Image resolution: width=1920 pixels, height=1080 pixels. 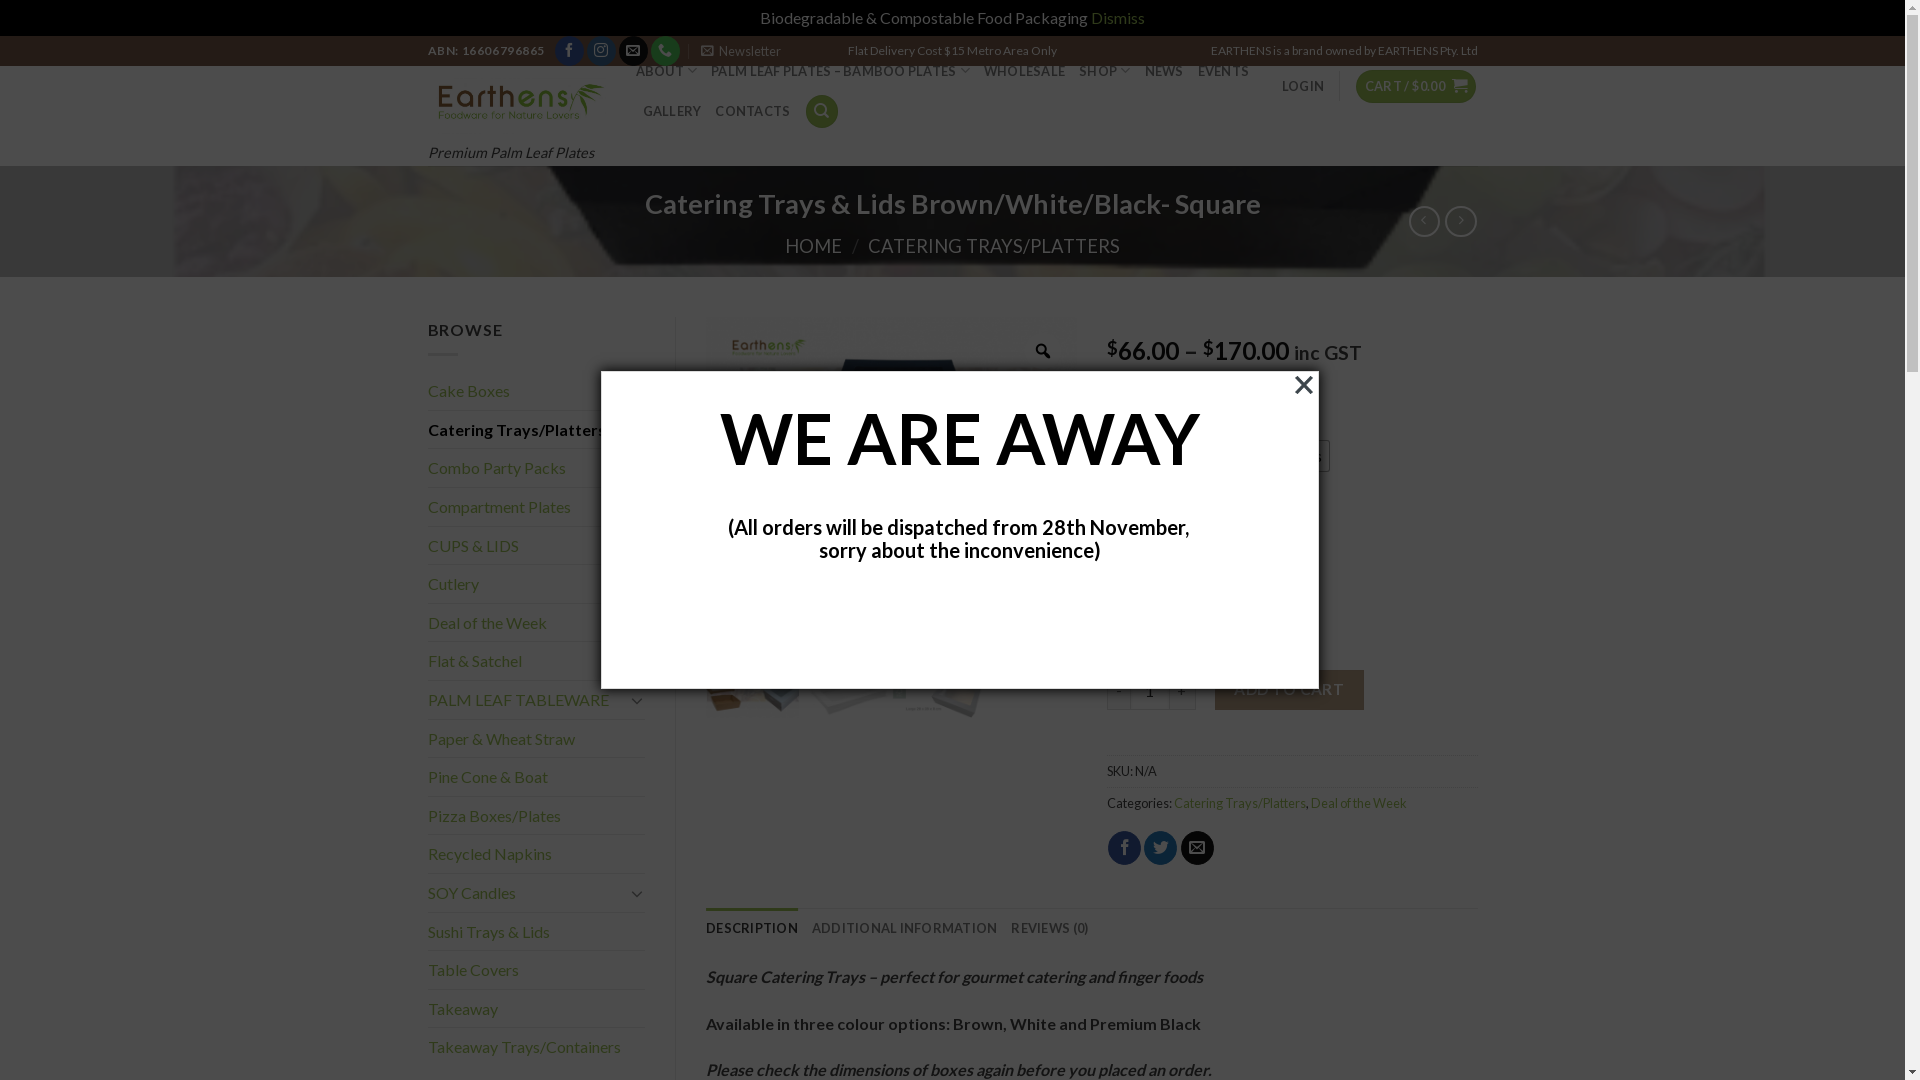 I want to click on 'Email to a Friend', so click(x=1197, y=848).